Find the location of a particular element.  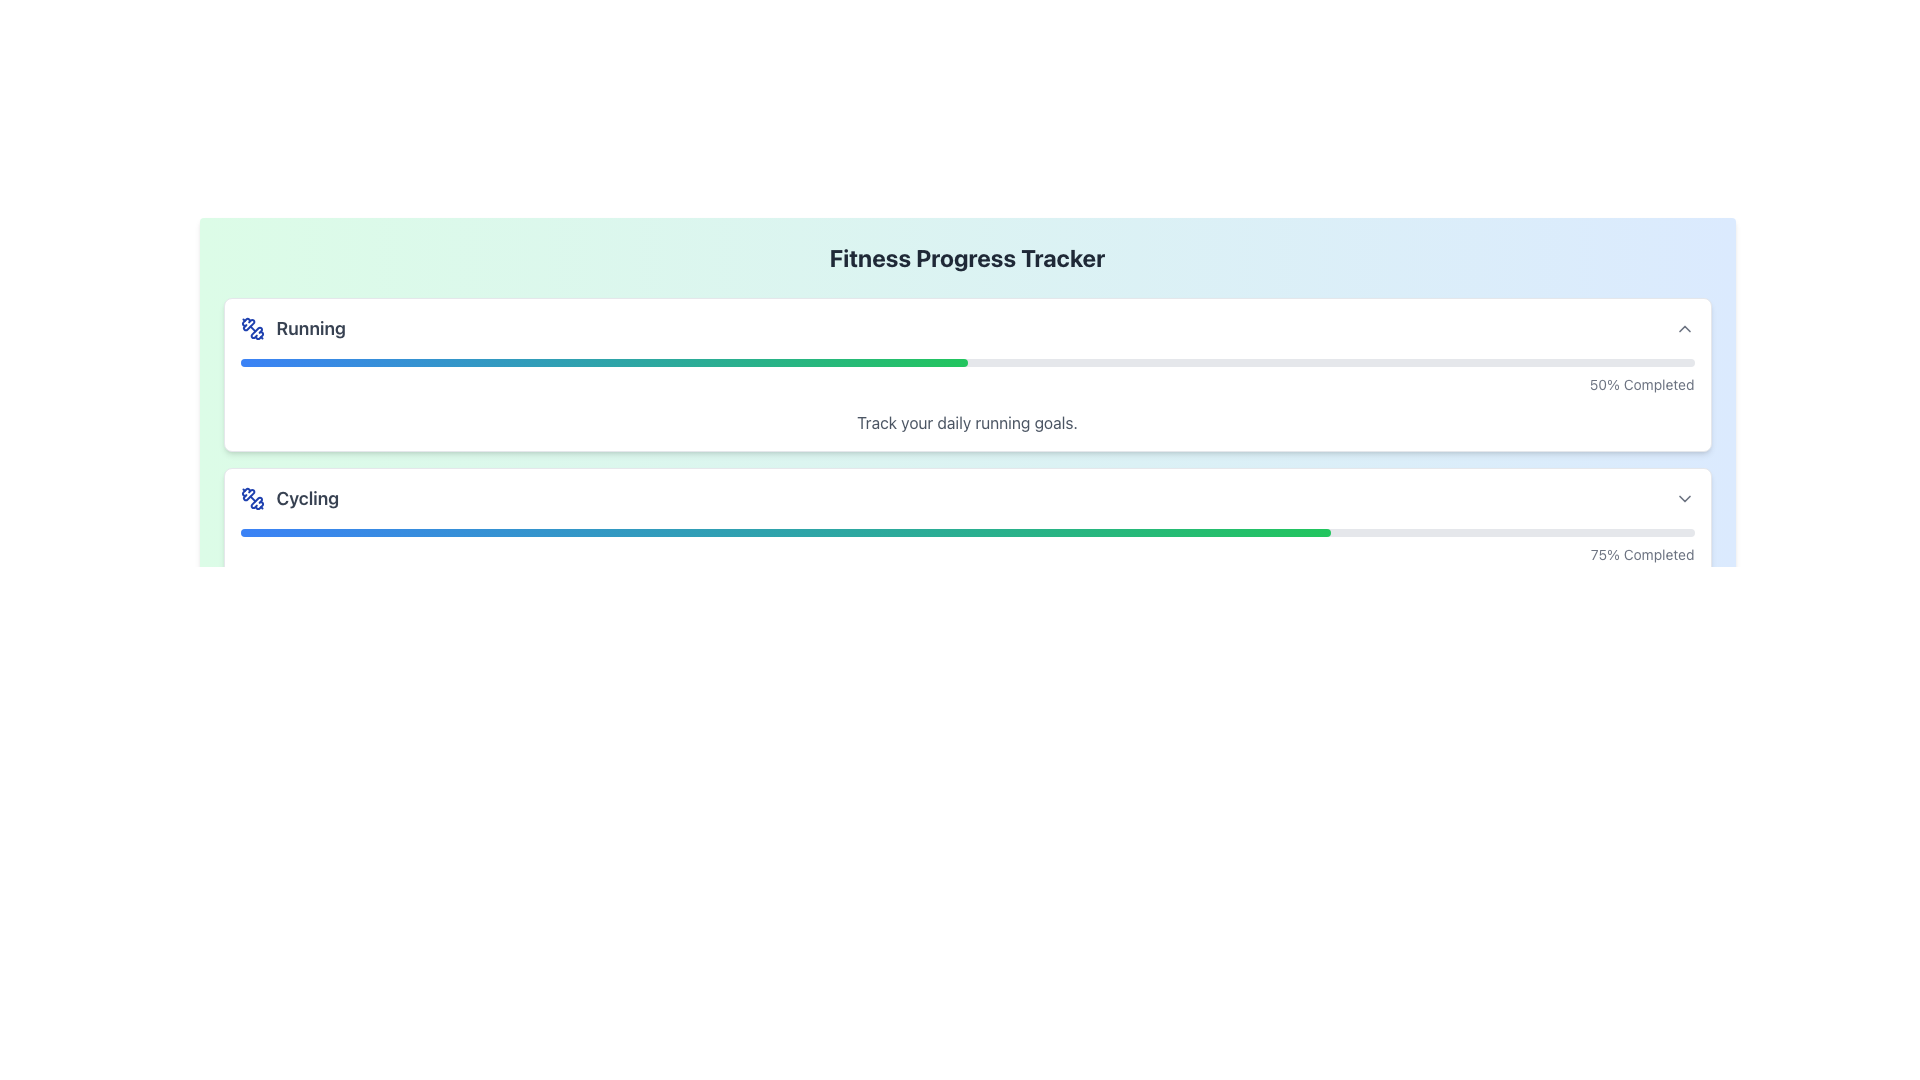

the progress bar, which is characterized by its gradient fill transitioning from blue to green and located in the top progress tracking bar under the 'Running' section, indicating 50% completion is located at coordinates (603, 362).